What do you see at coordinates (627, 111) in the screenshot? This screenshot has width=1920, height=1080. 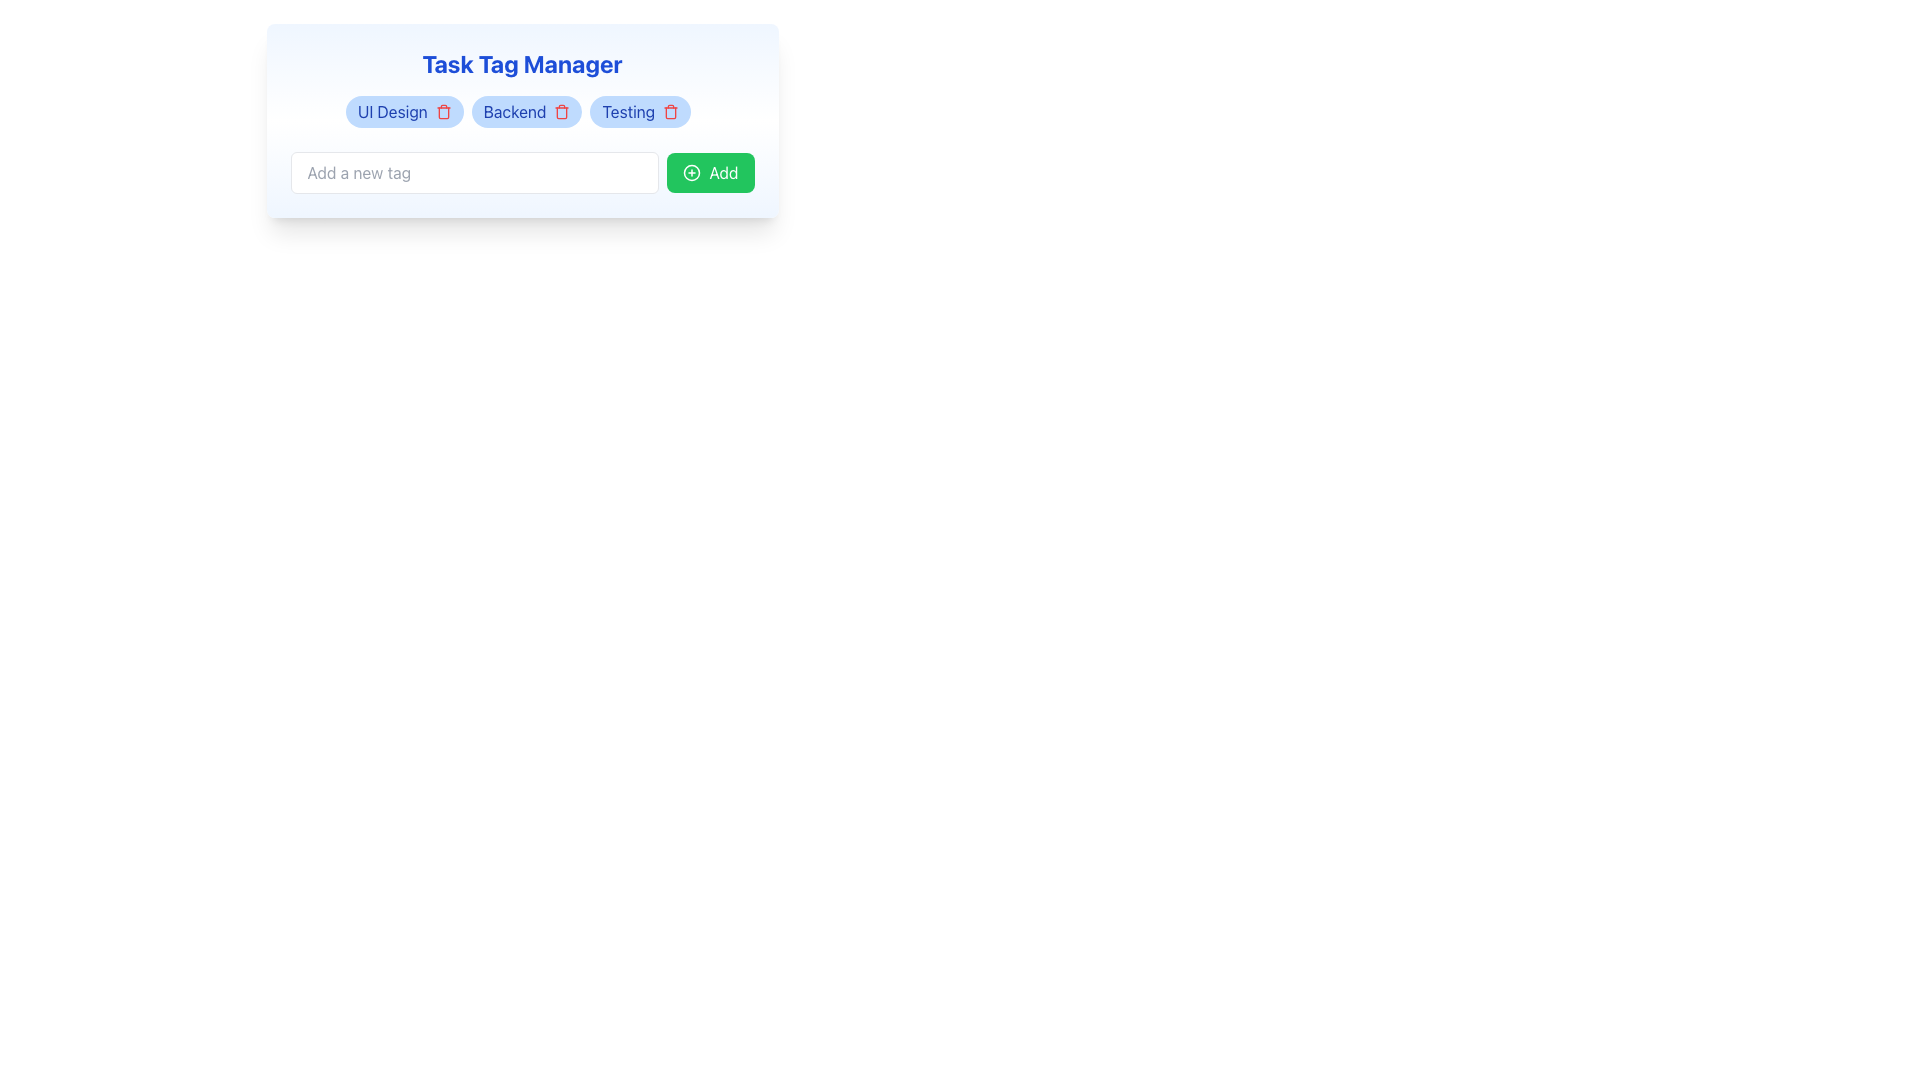 I see `the text label displaying 'Testing.' which is the third tag` at bounding box center [627, 111].